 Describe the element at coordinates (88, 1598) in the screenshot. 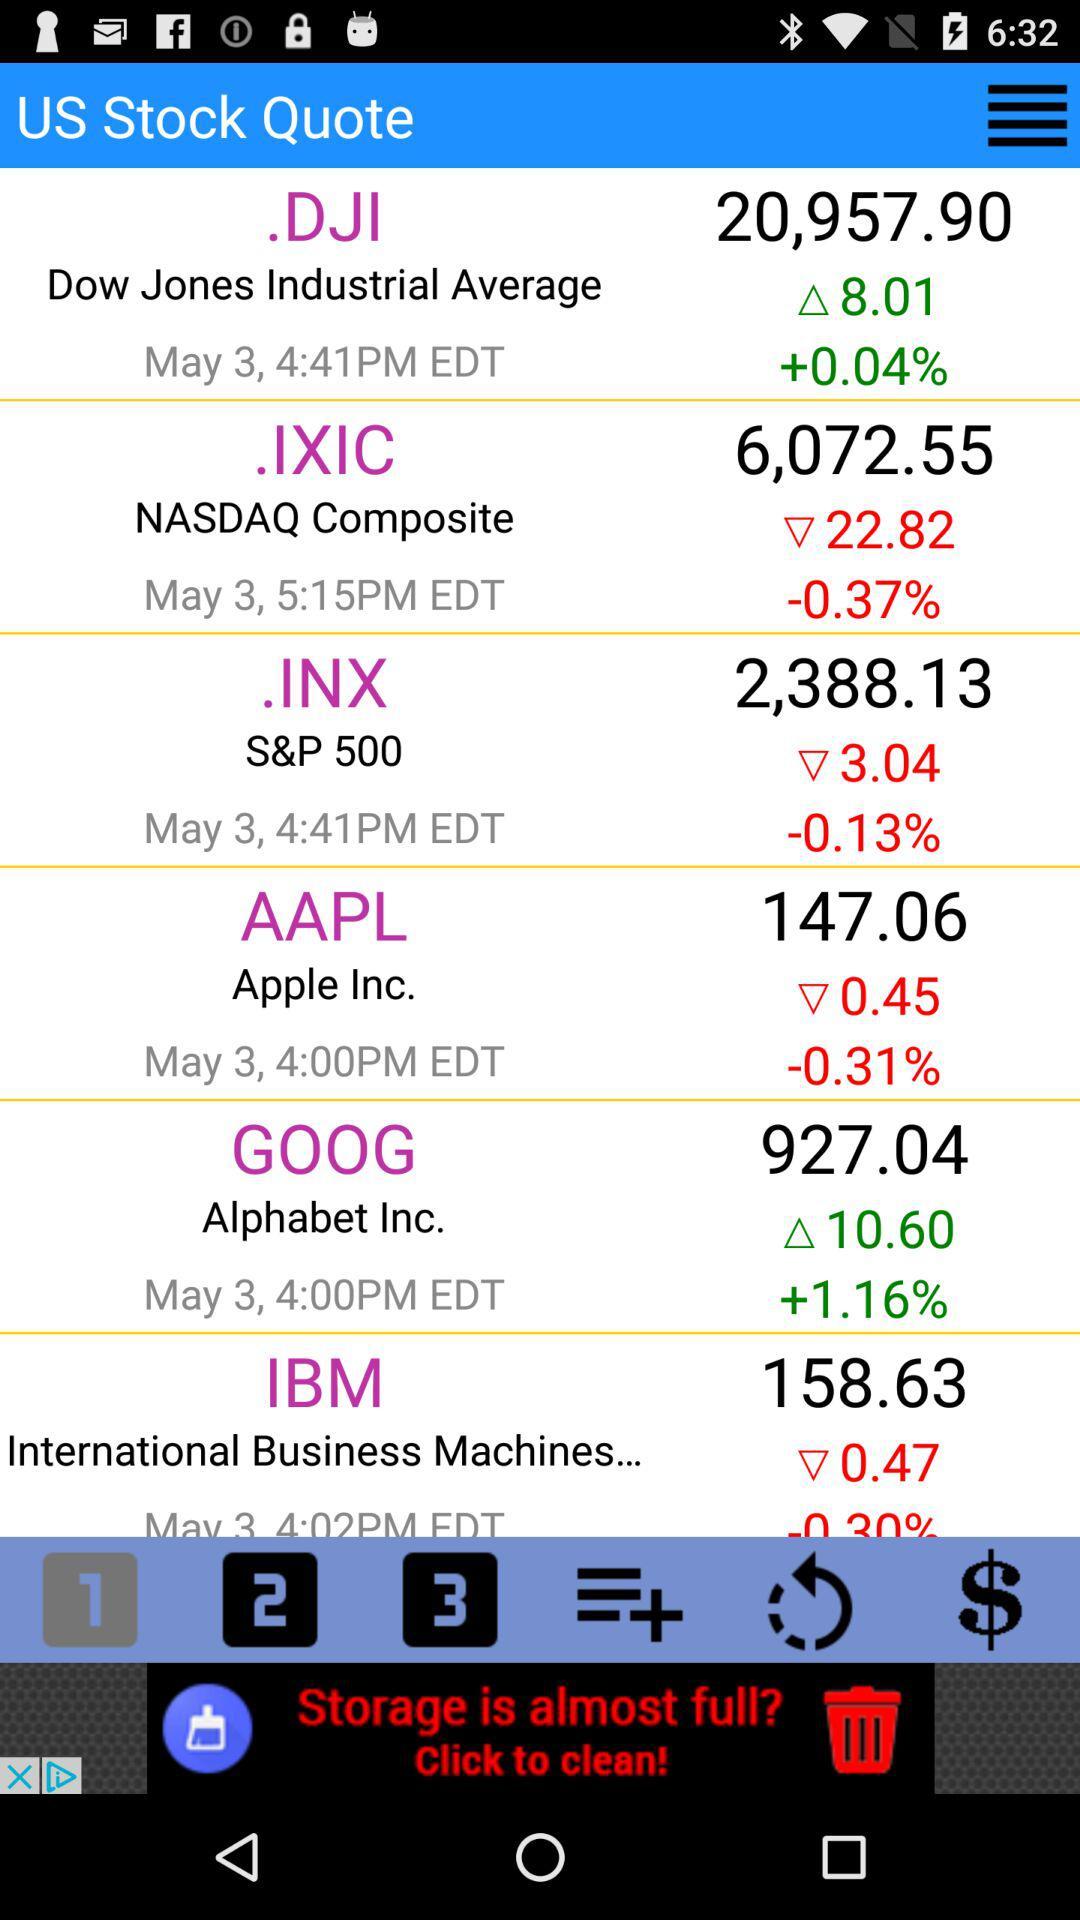

I see `numper` at that location.